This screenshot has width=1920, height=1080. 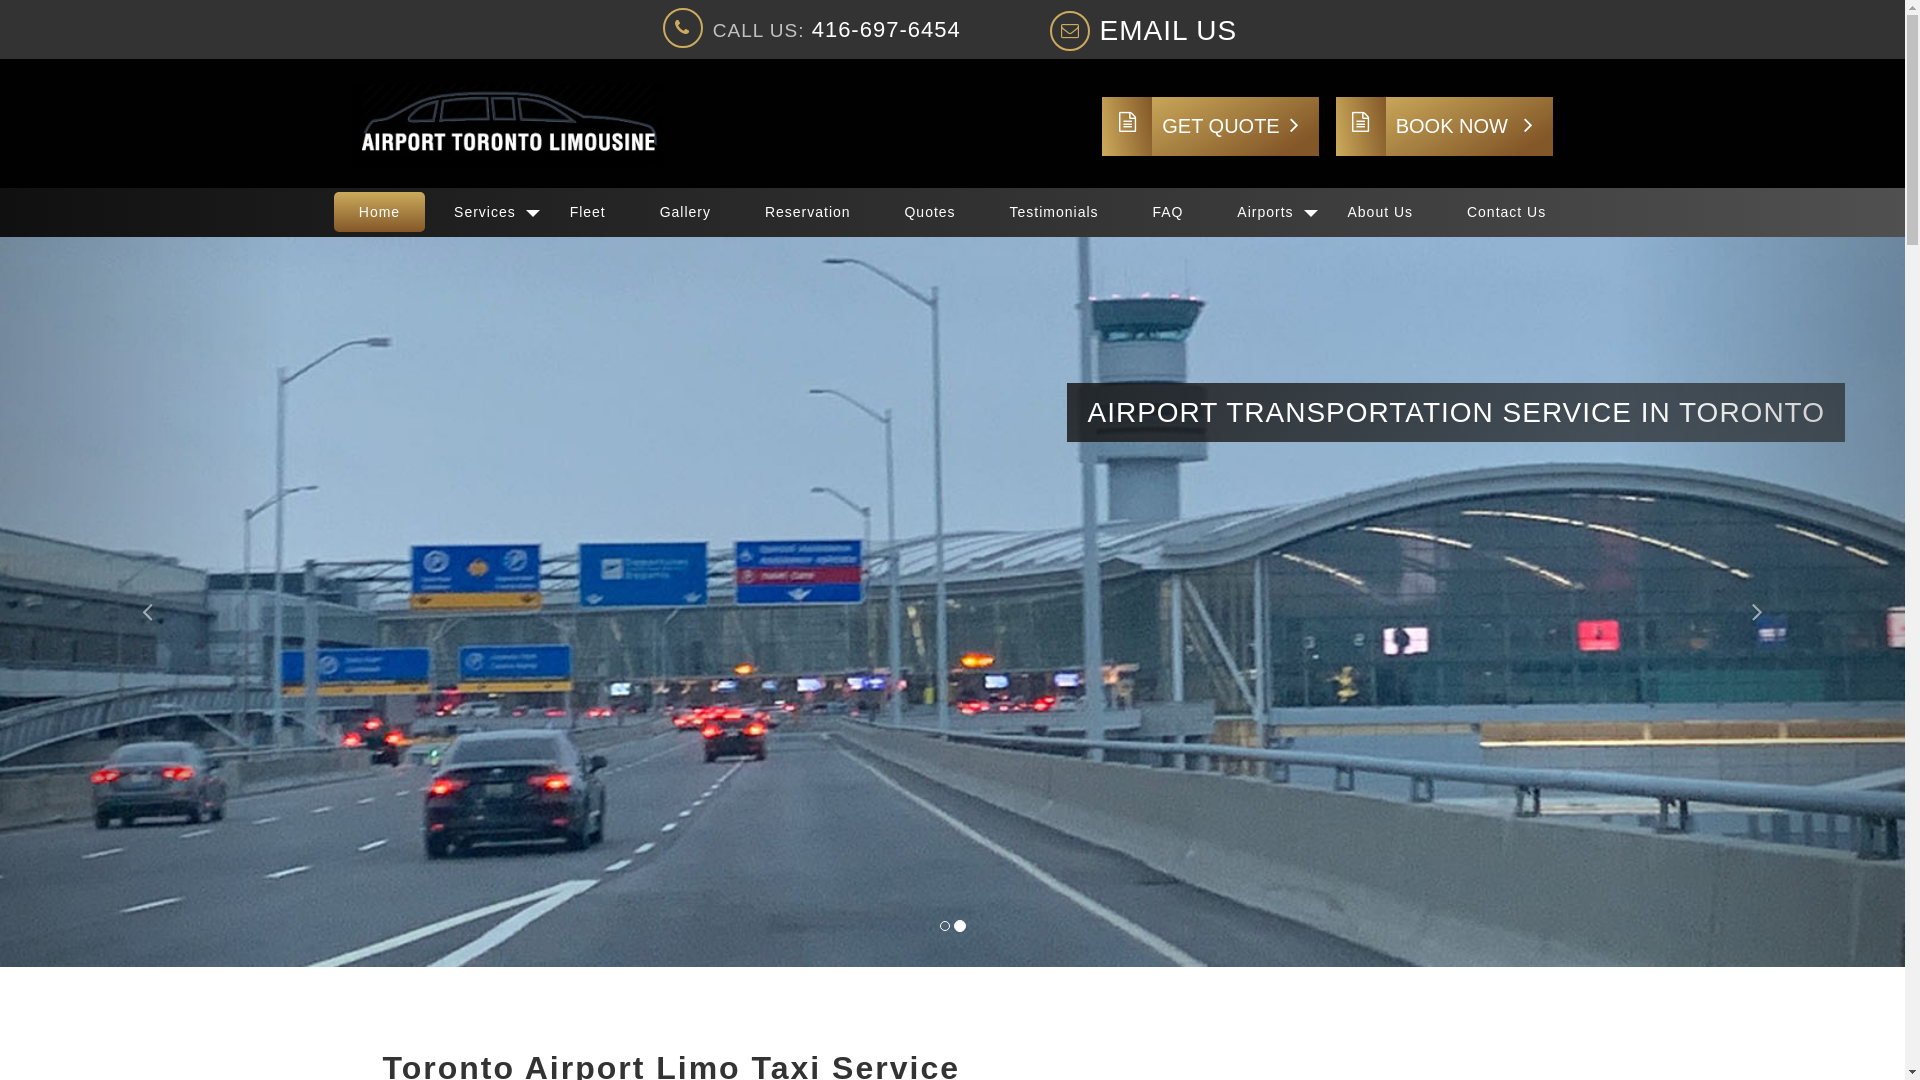 I want to click on 'About Us', so click(x=1379, y=212).